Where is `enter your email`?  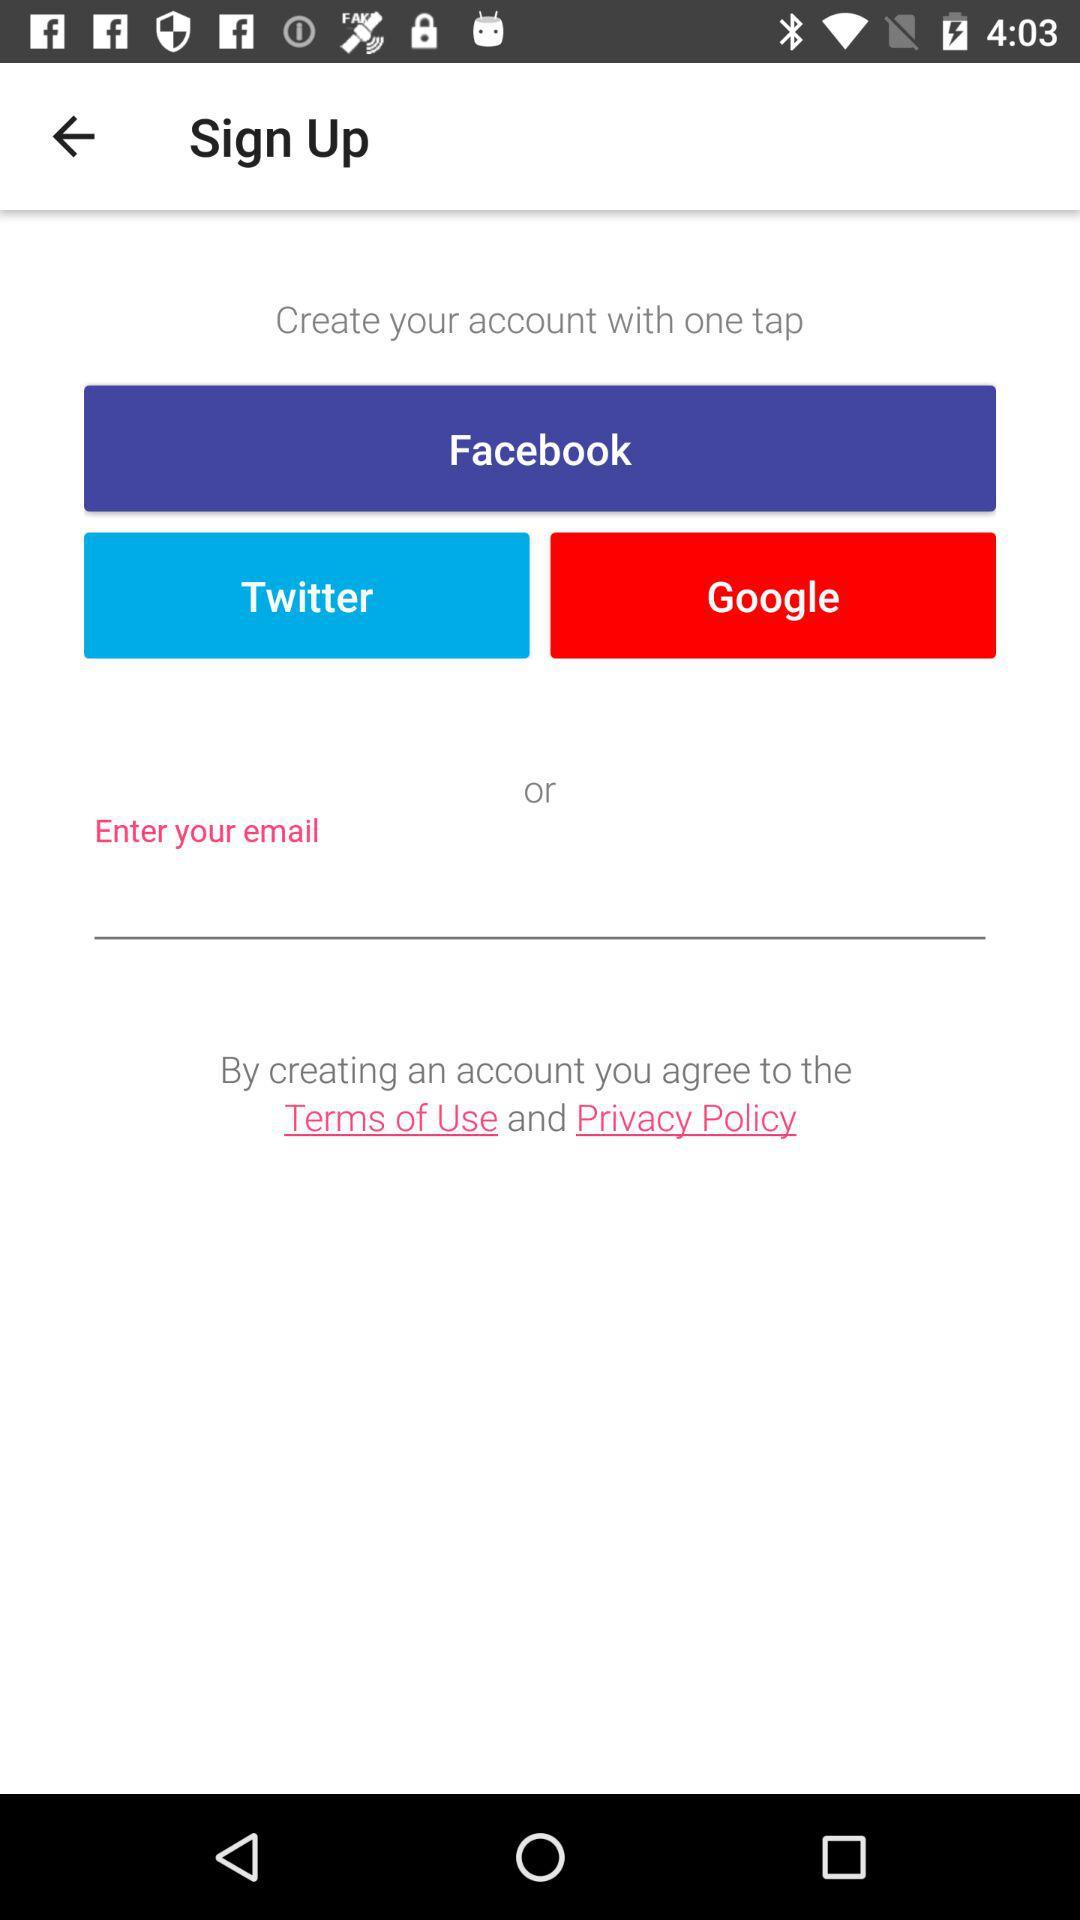
enter your email is located at coordinates (540, 899).